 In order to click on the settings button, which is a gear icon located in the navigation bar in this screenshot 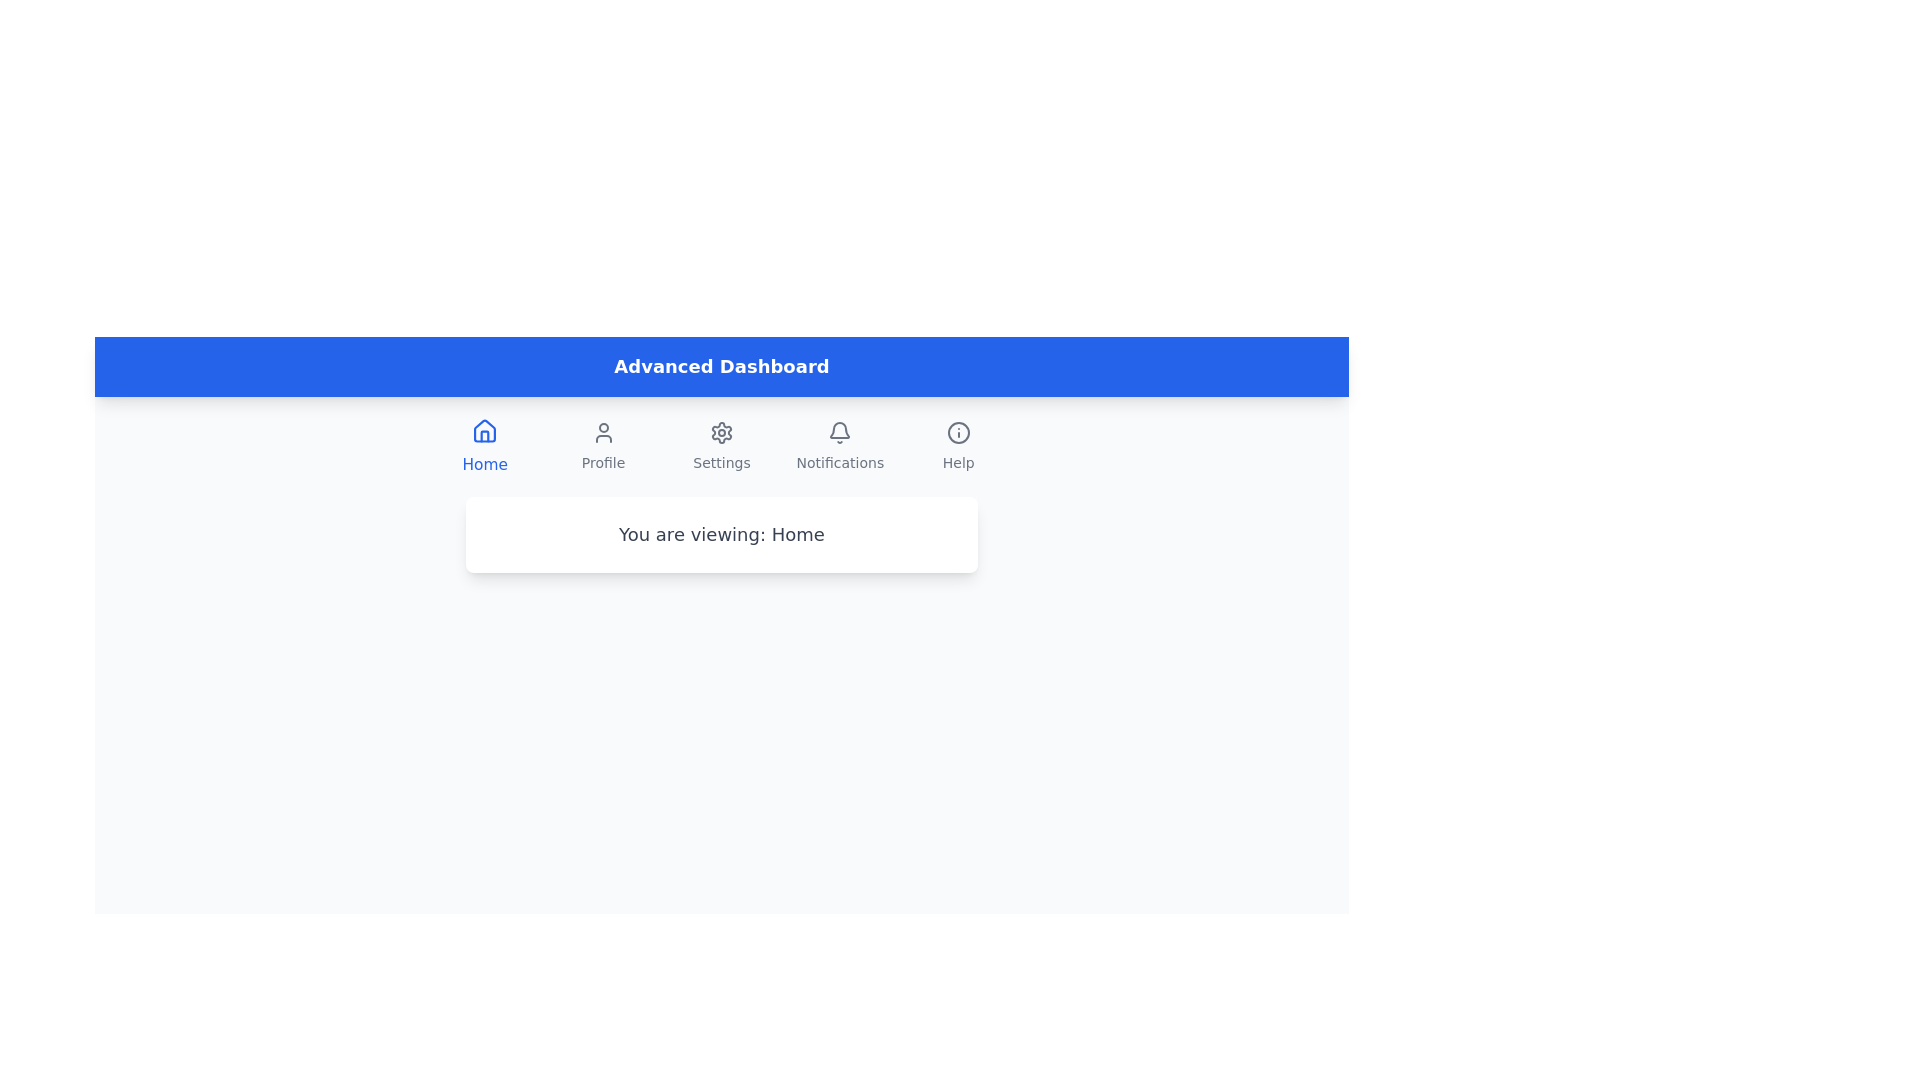, I will do `click(720, 446)`.